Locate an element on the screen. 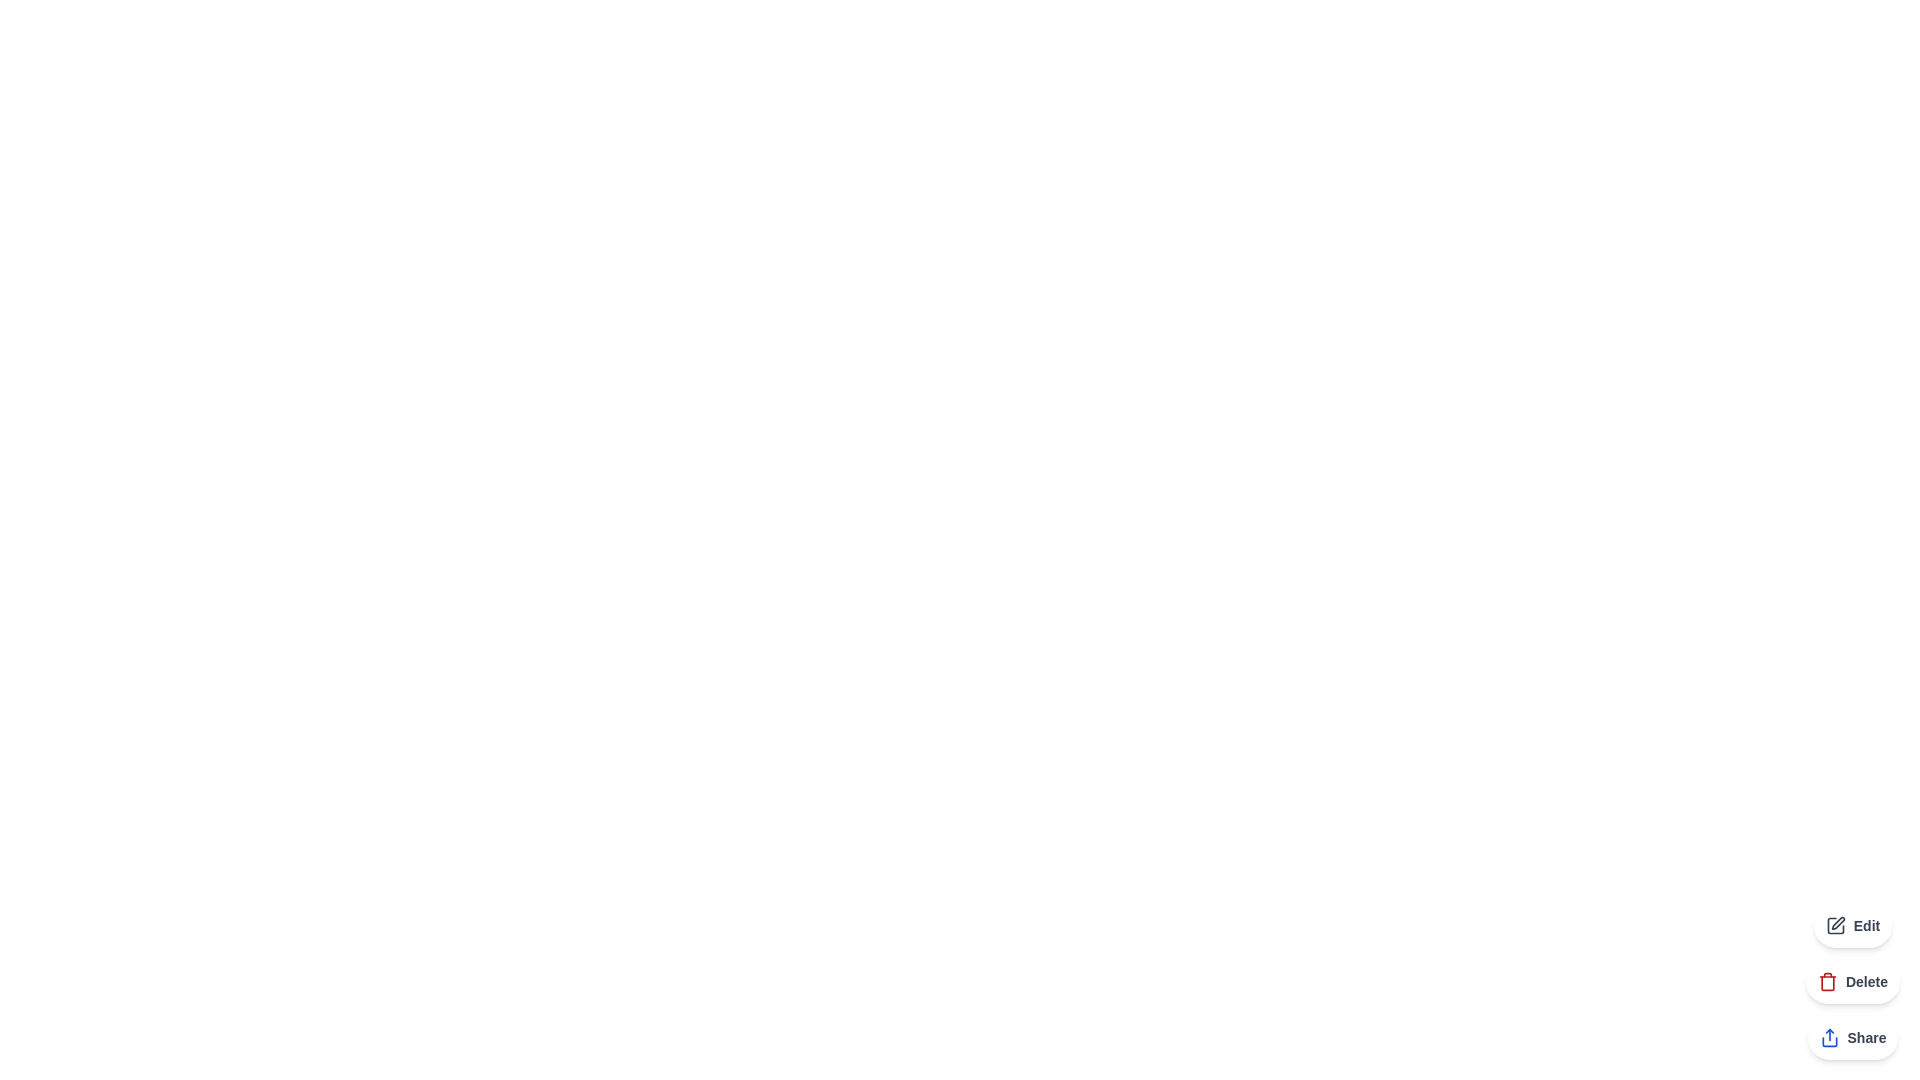 The image size is (1920, 1080). the top-most button in the bottom-right corner of the interface is located at coordinates (1851, 925).